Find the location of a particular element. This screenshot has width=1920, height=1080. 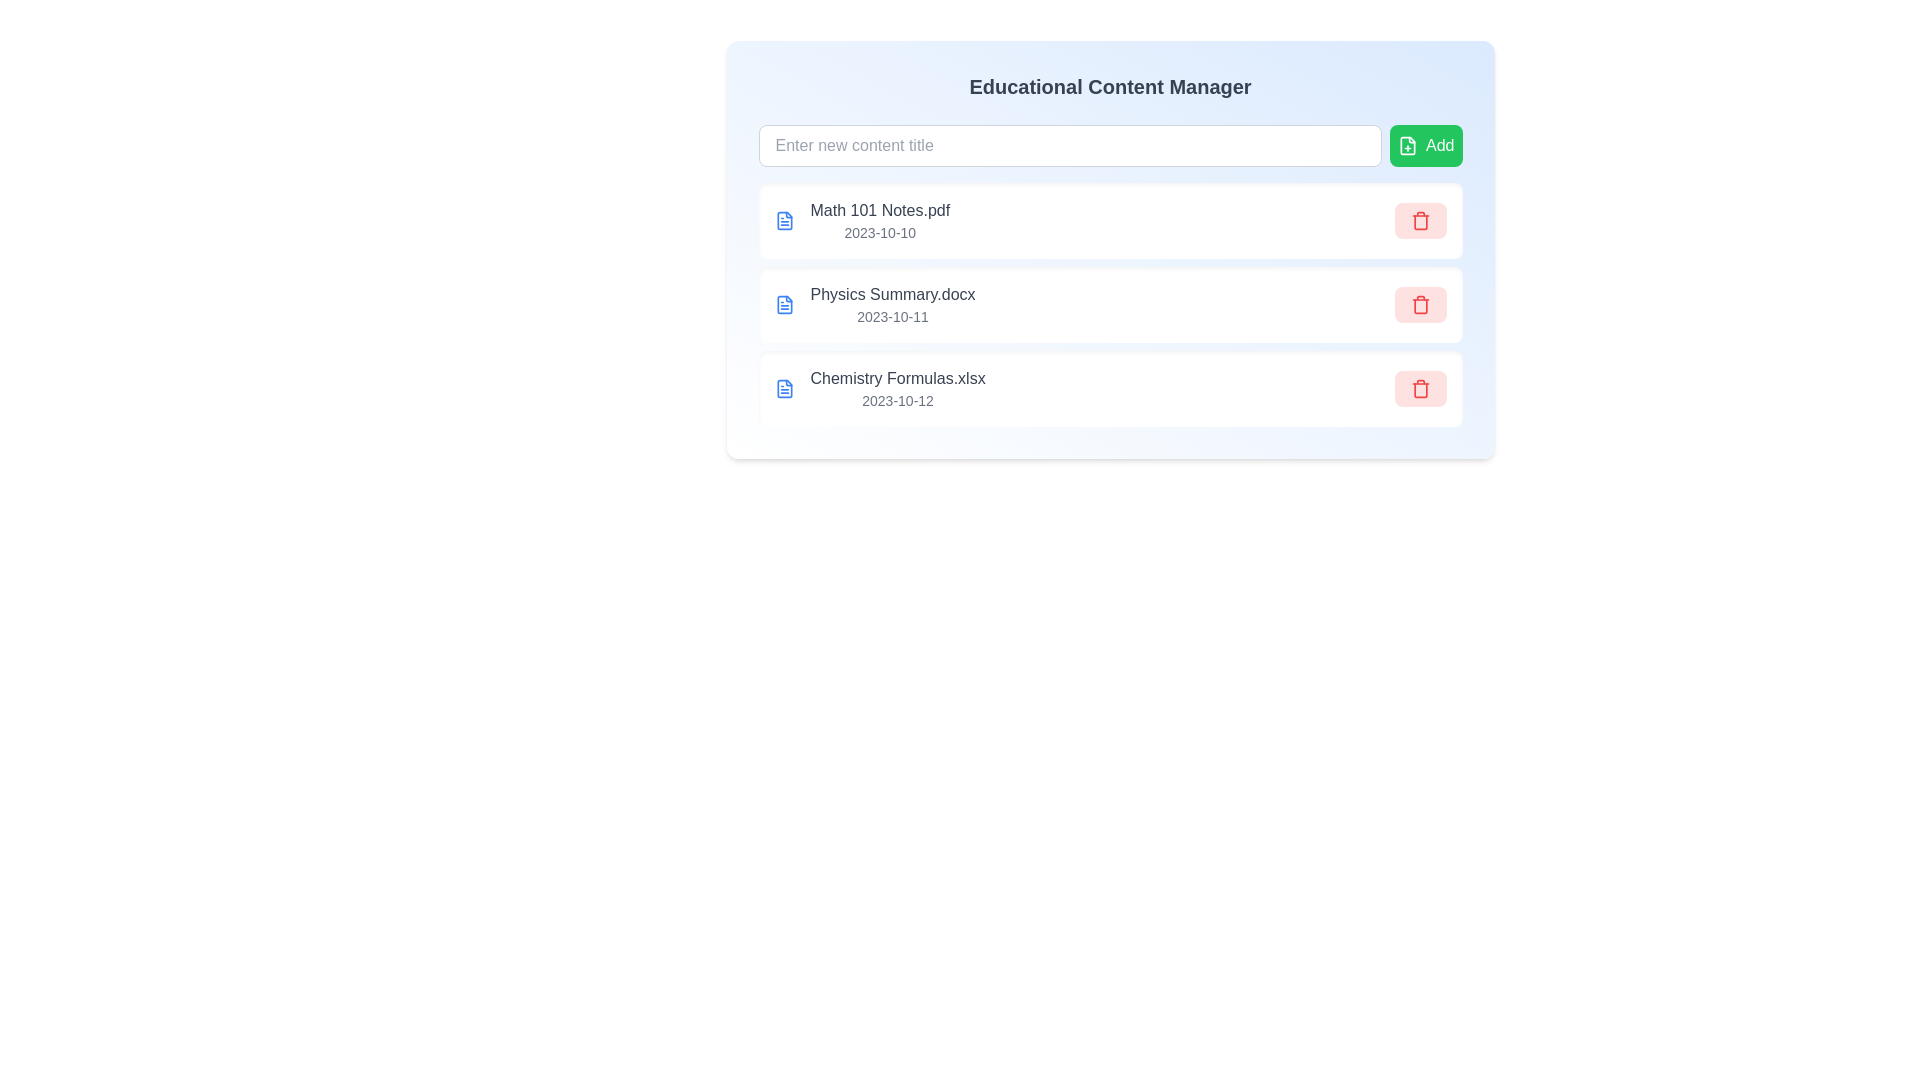

the decorative SVG icon representing a file located within the 'Add' button in the top-right corner of the UI is located at coordinates (1406, 145).